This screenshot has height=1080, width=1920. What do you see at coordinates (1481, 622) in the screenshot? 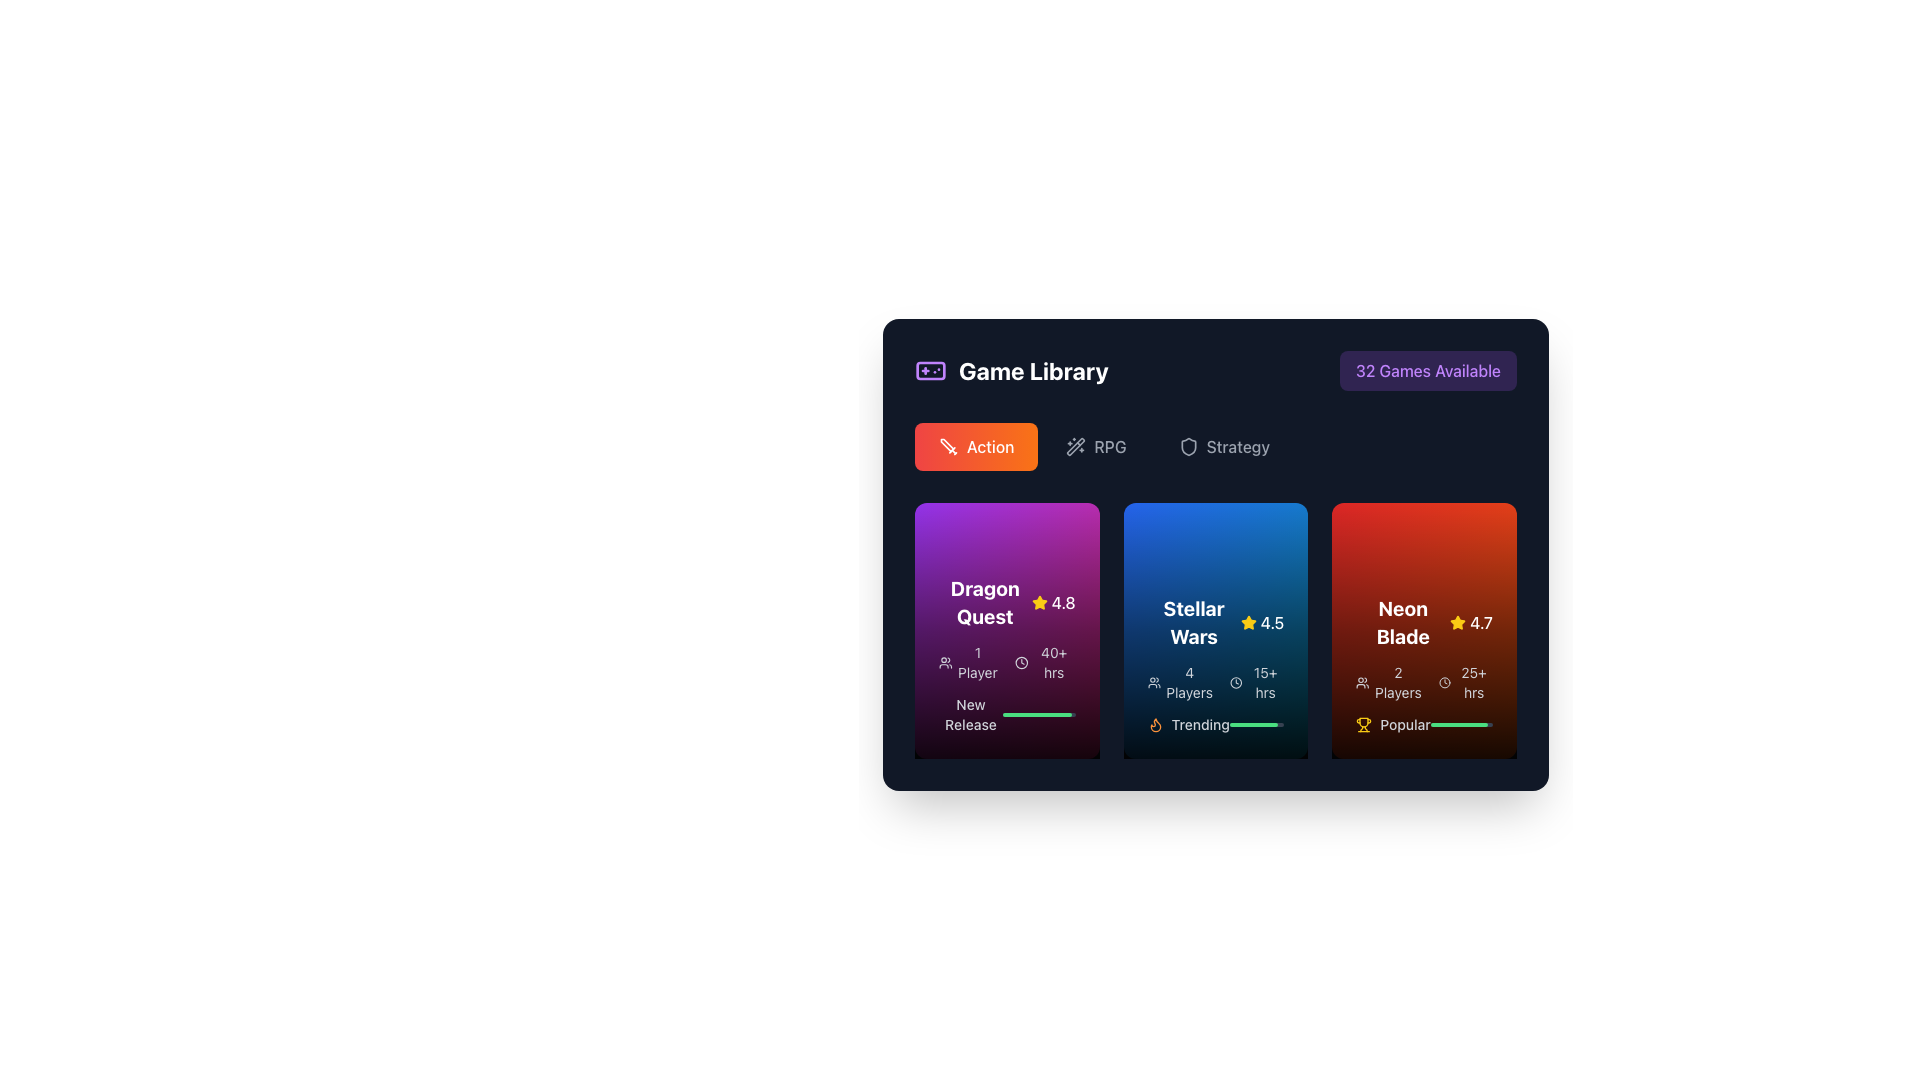
I see `the numeric rating text displaying '4.7' styled with a white font against a red background, located on the third card titled 'Neon Blade' in the Game Library section` at bounding box center [1481, 622].